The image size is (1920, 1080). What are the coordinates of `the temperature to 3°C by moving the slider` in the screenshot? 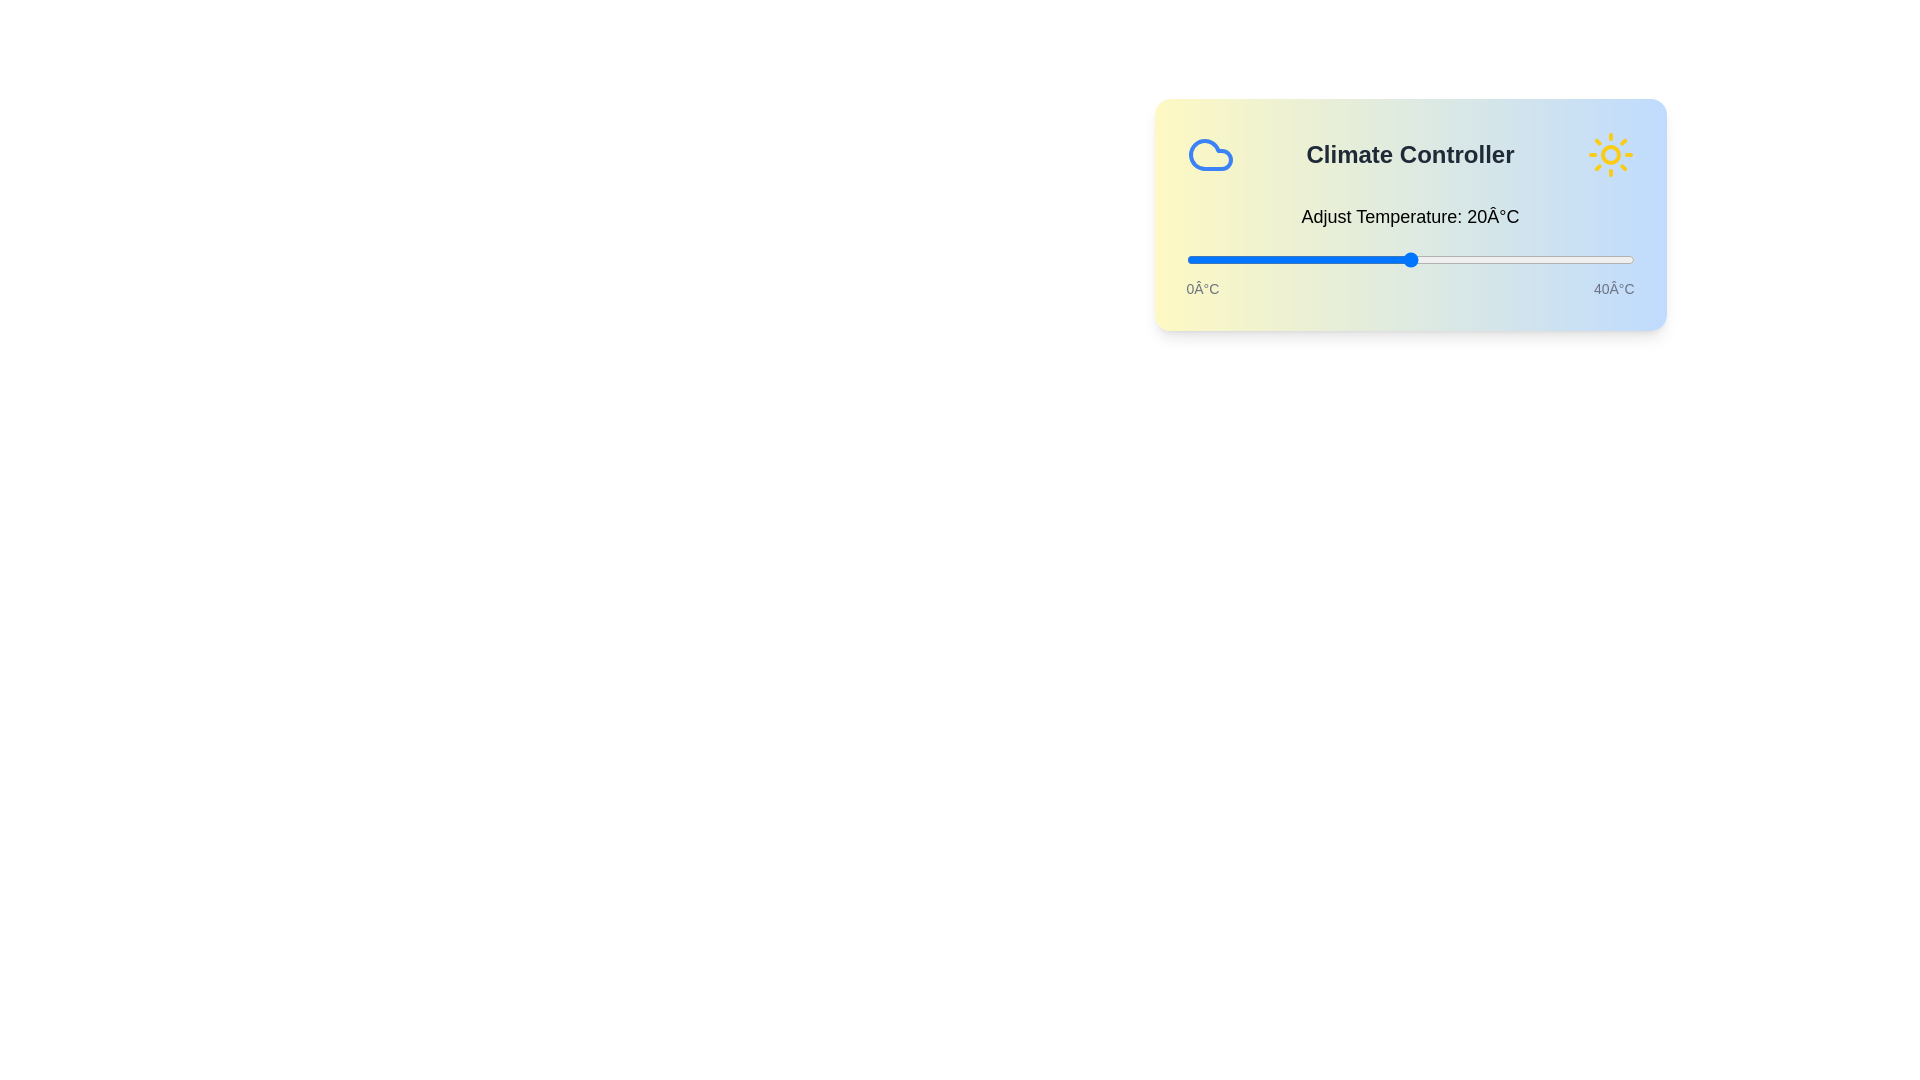 It's located at (1219, 258).